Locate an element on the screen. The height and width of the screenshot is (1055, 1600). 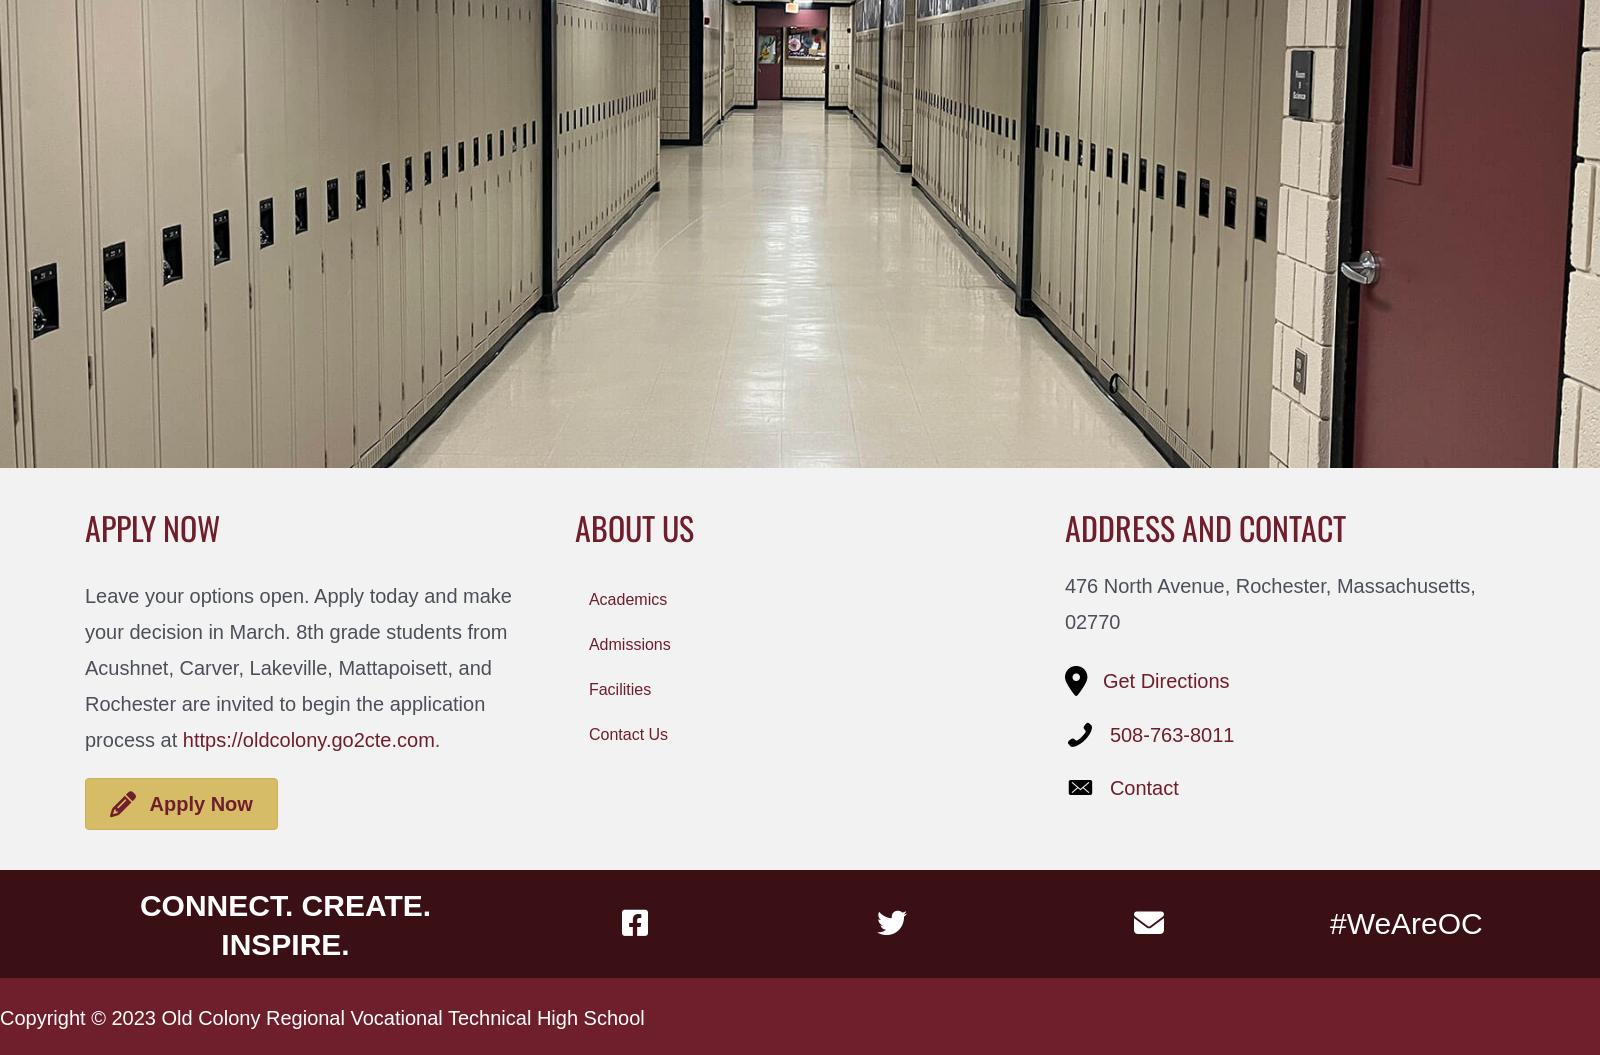
'Get Directions' is located at coordinates (1165, 680).